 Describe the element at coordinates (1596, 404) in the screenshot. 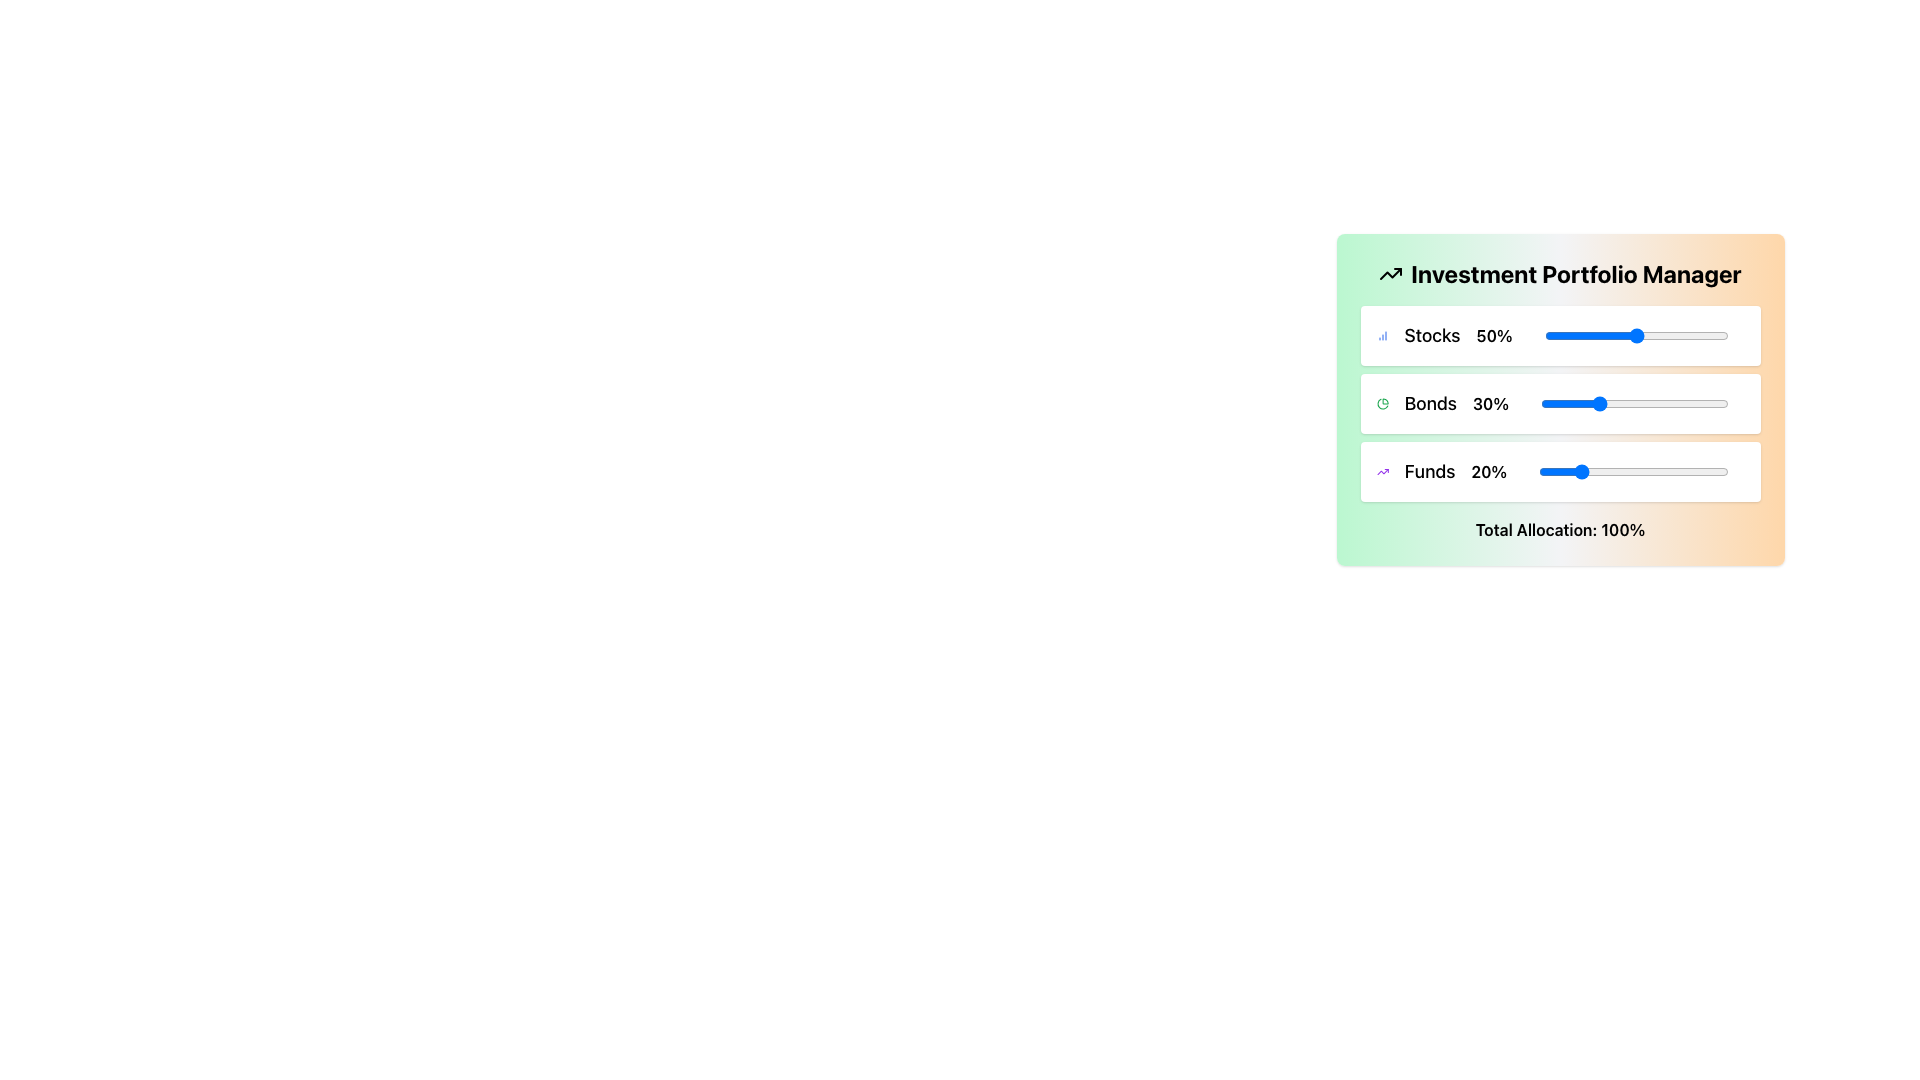

I see `the Bonds slider value` at that location.